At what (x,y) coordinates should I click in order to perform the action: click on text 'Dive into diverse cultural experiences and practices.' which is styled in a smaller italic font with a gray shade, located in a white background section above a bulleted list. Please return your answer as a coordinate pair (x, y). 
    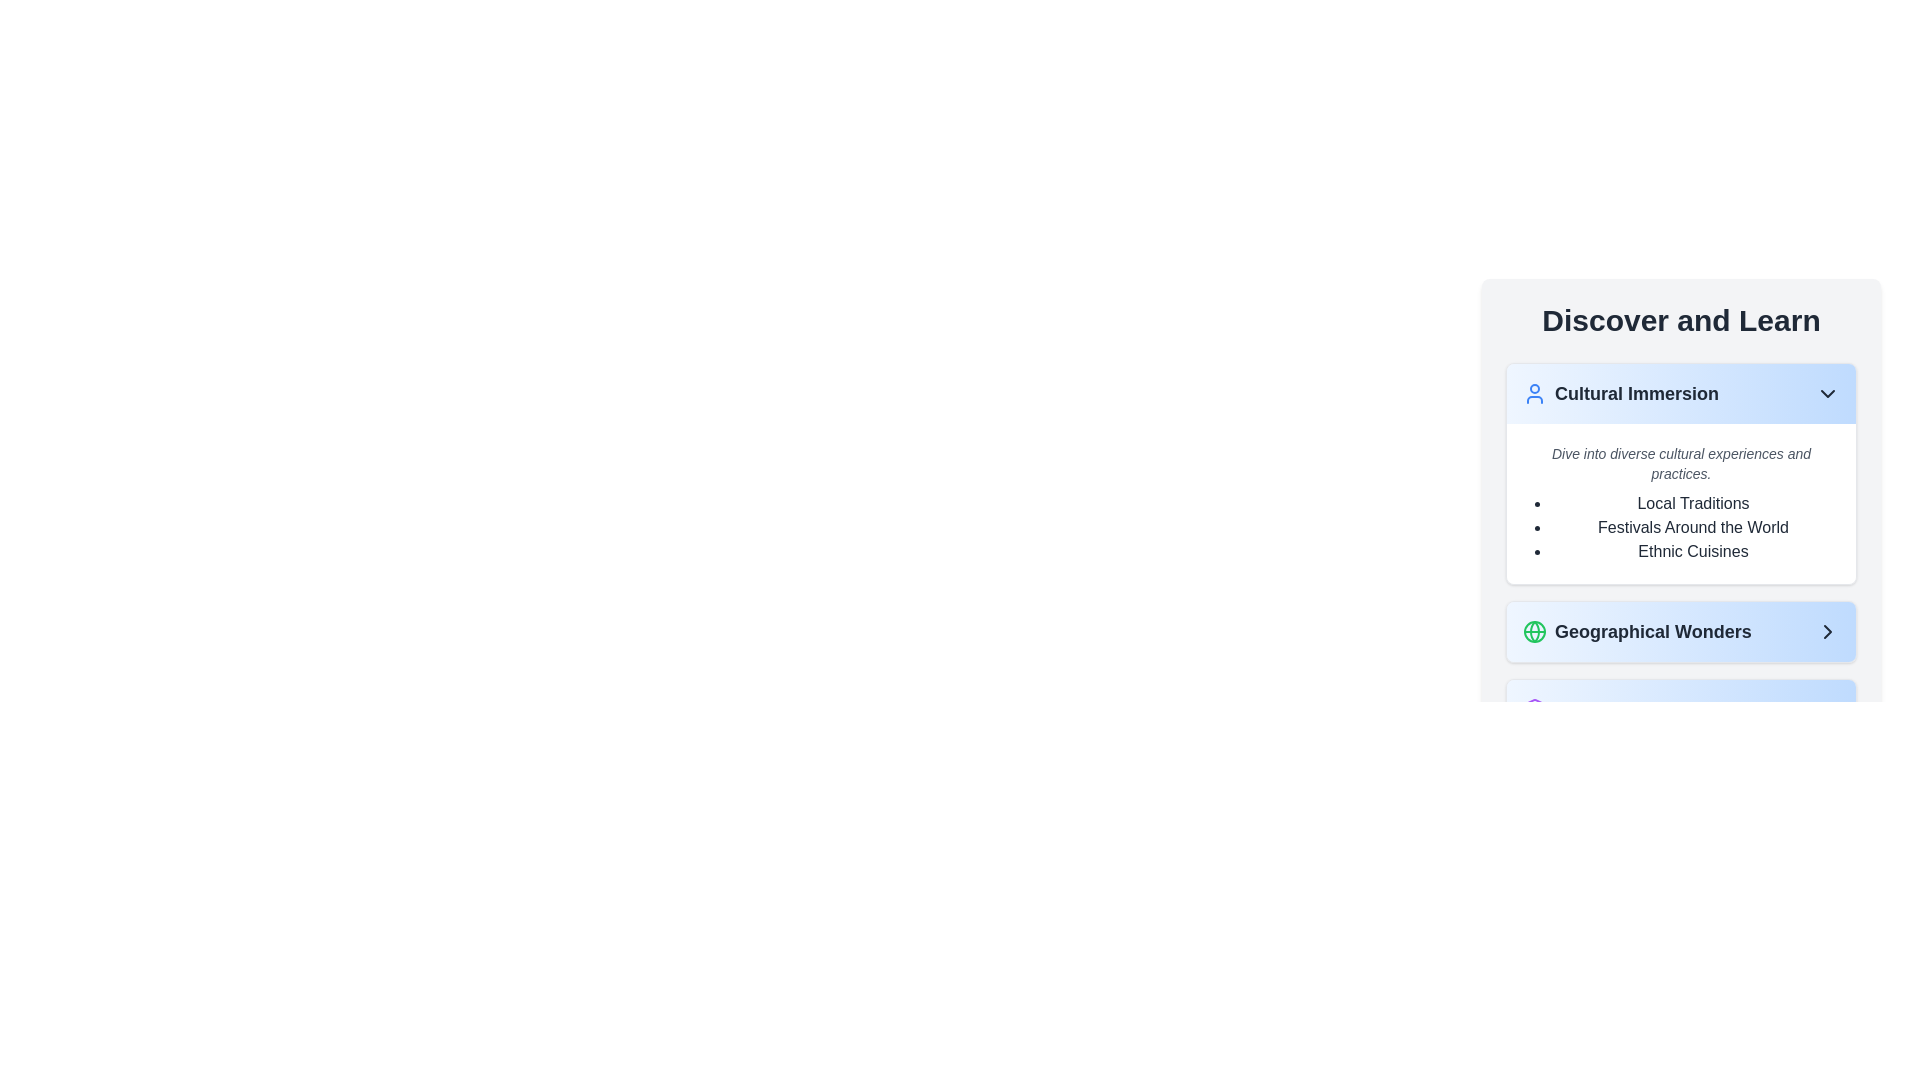
    Looking at the image, I should click on (1680, 463).